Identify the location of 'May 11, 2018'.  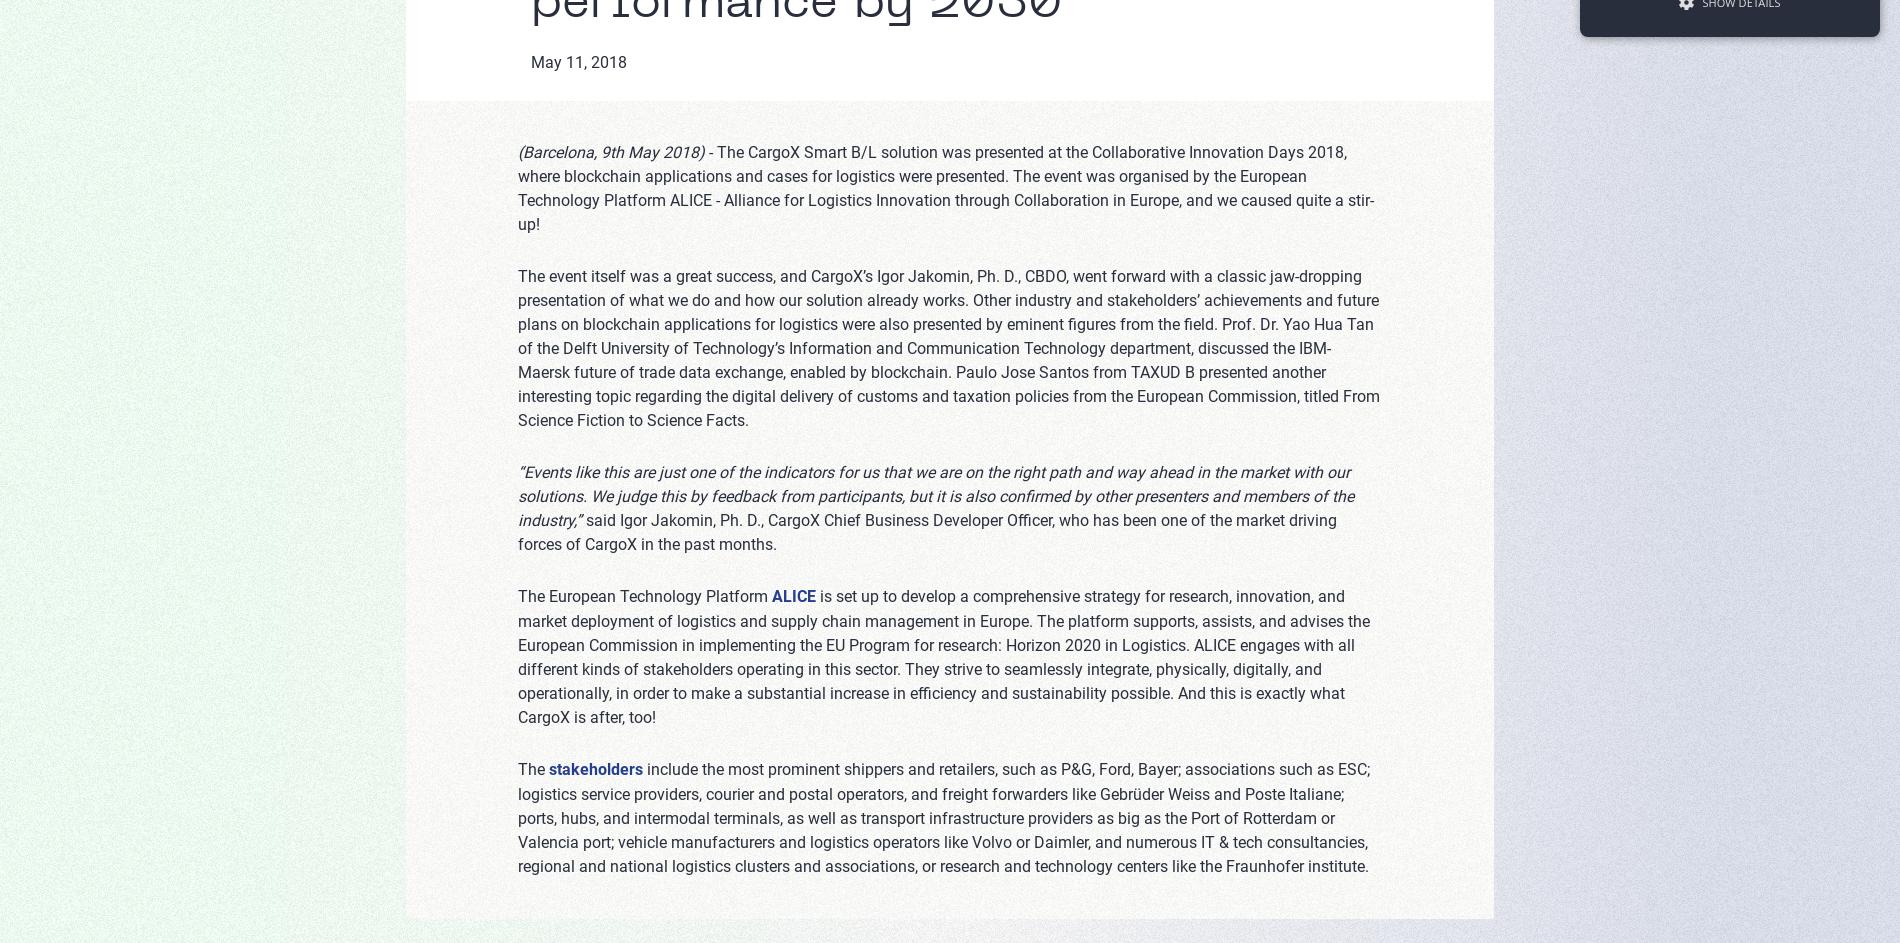
(529, 61).